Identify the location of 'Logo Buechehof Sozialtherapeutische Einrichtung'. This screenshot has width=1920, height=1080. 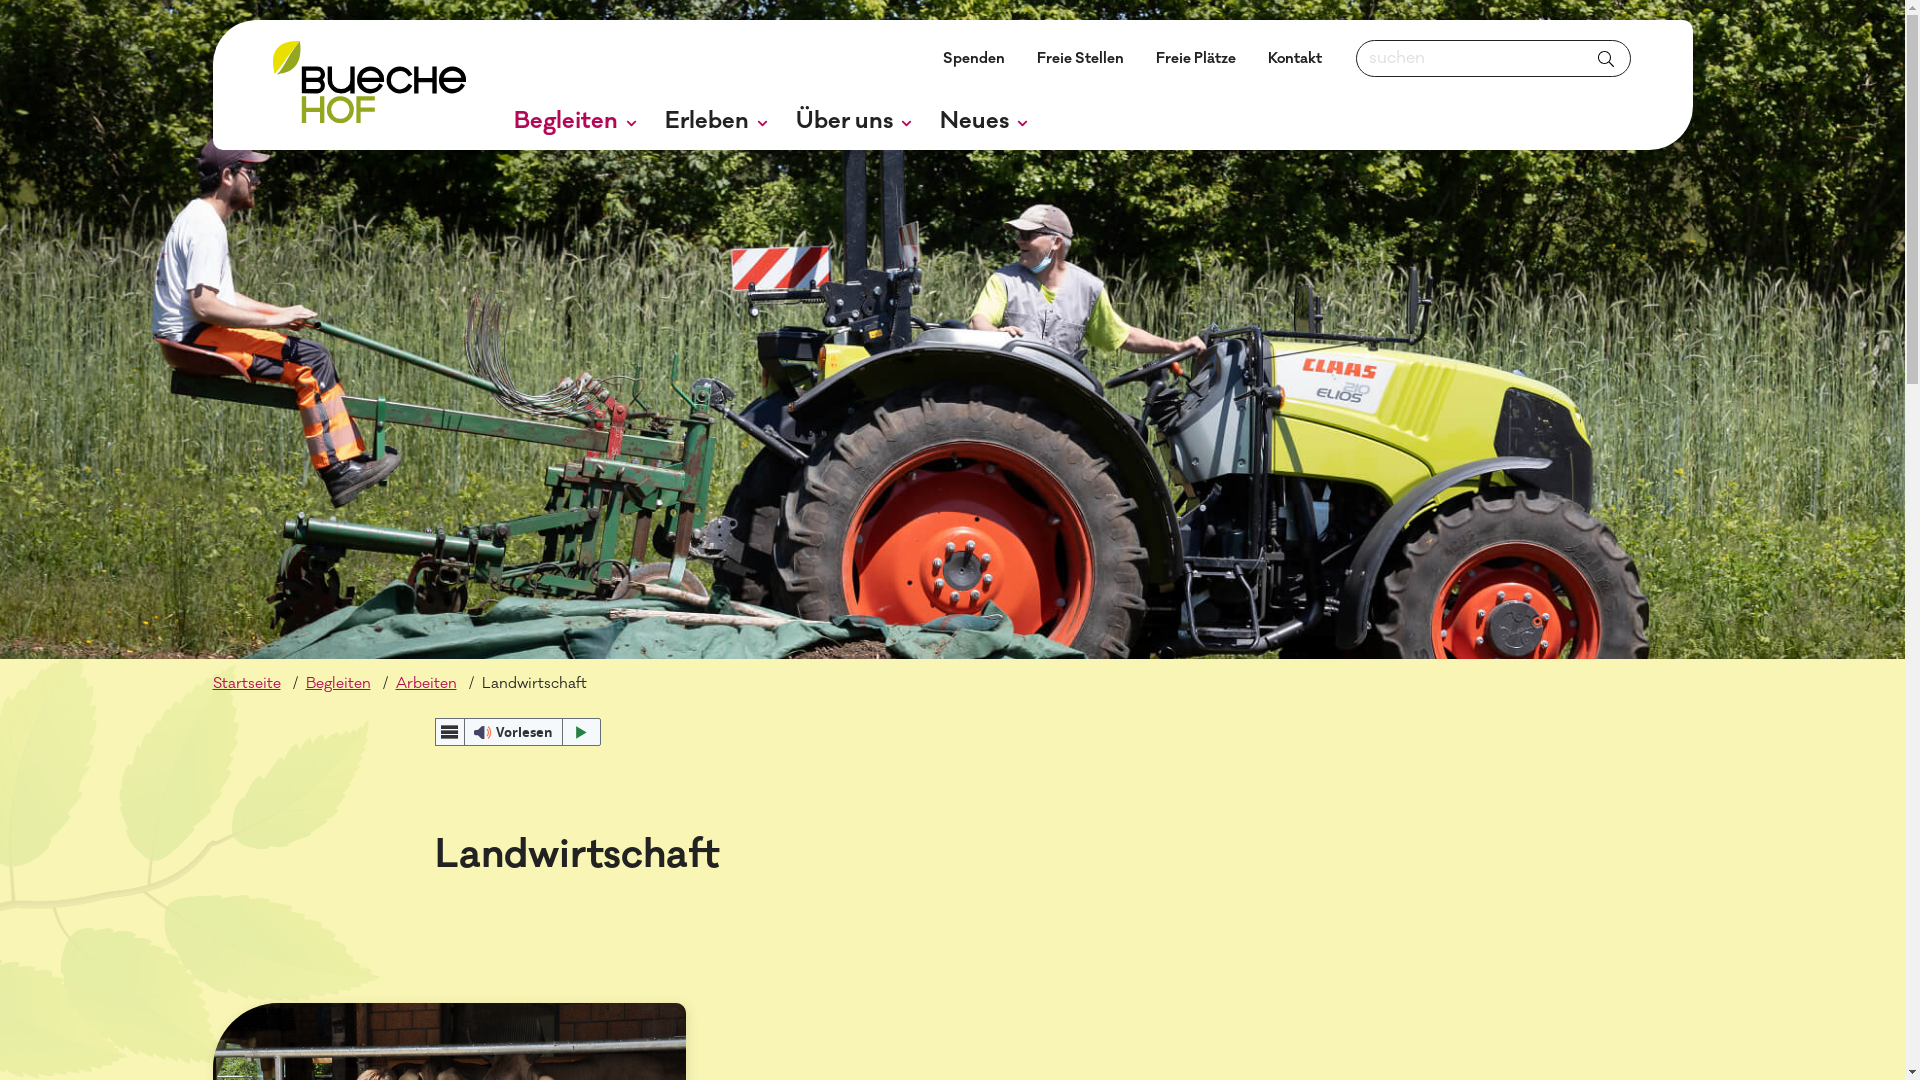
(271, 84).